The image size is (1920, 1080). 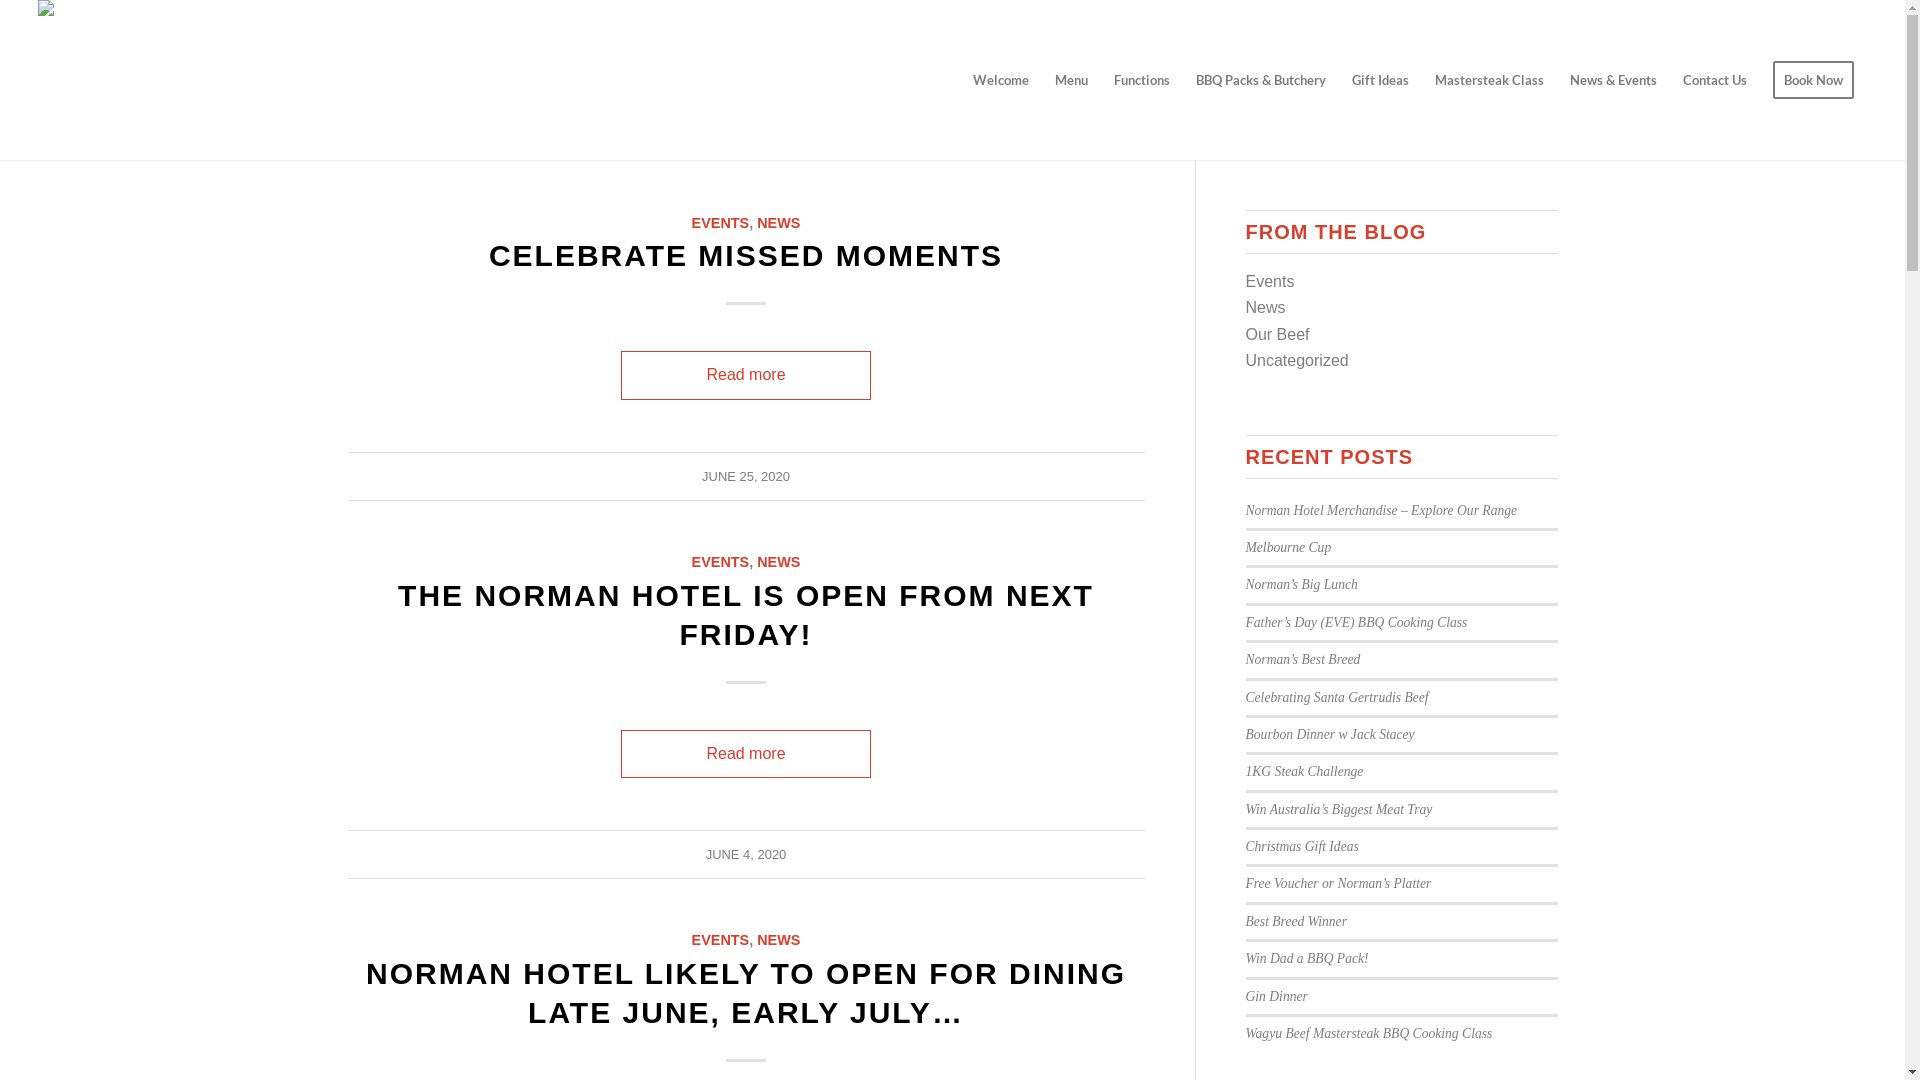 I want to click on 'Mastersteak Class', so click(x=1489, y=79).